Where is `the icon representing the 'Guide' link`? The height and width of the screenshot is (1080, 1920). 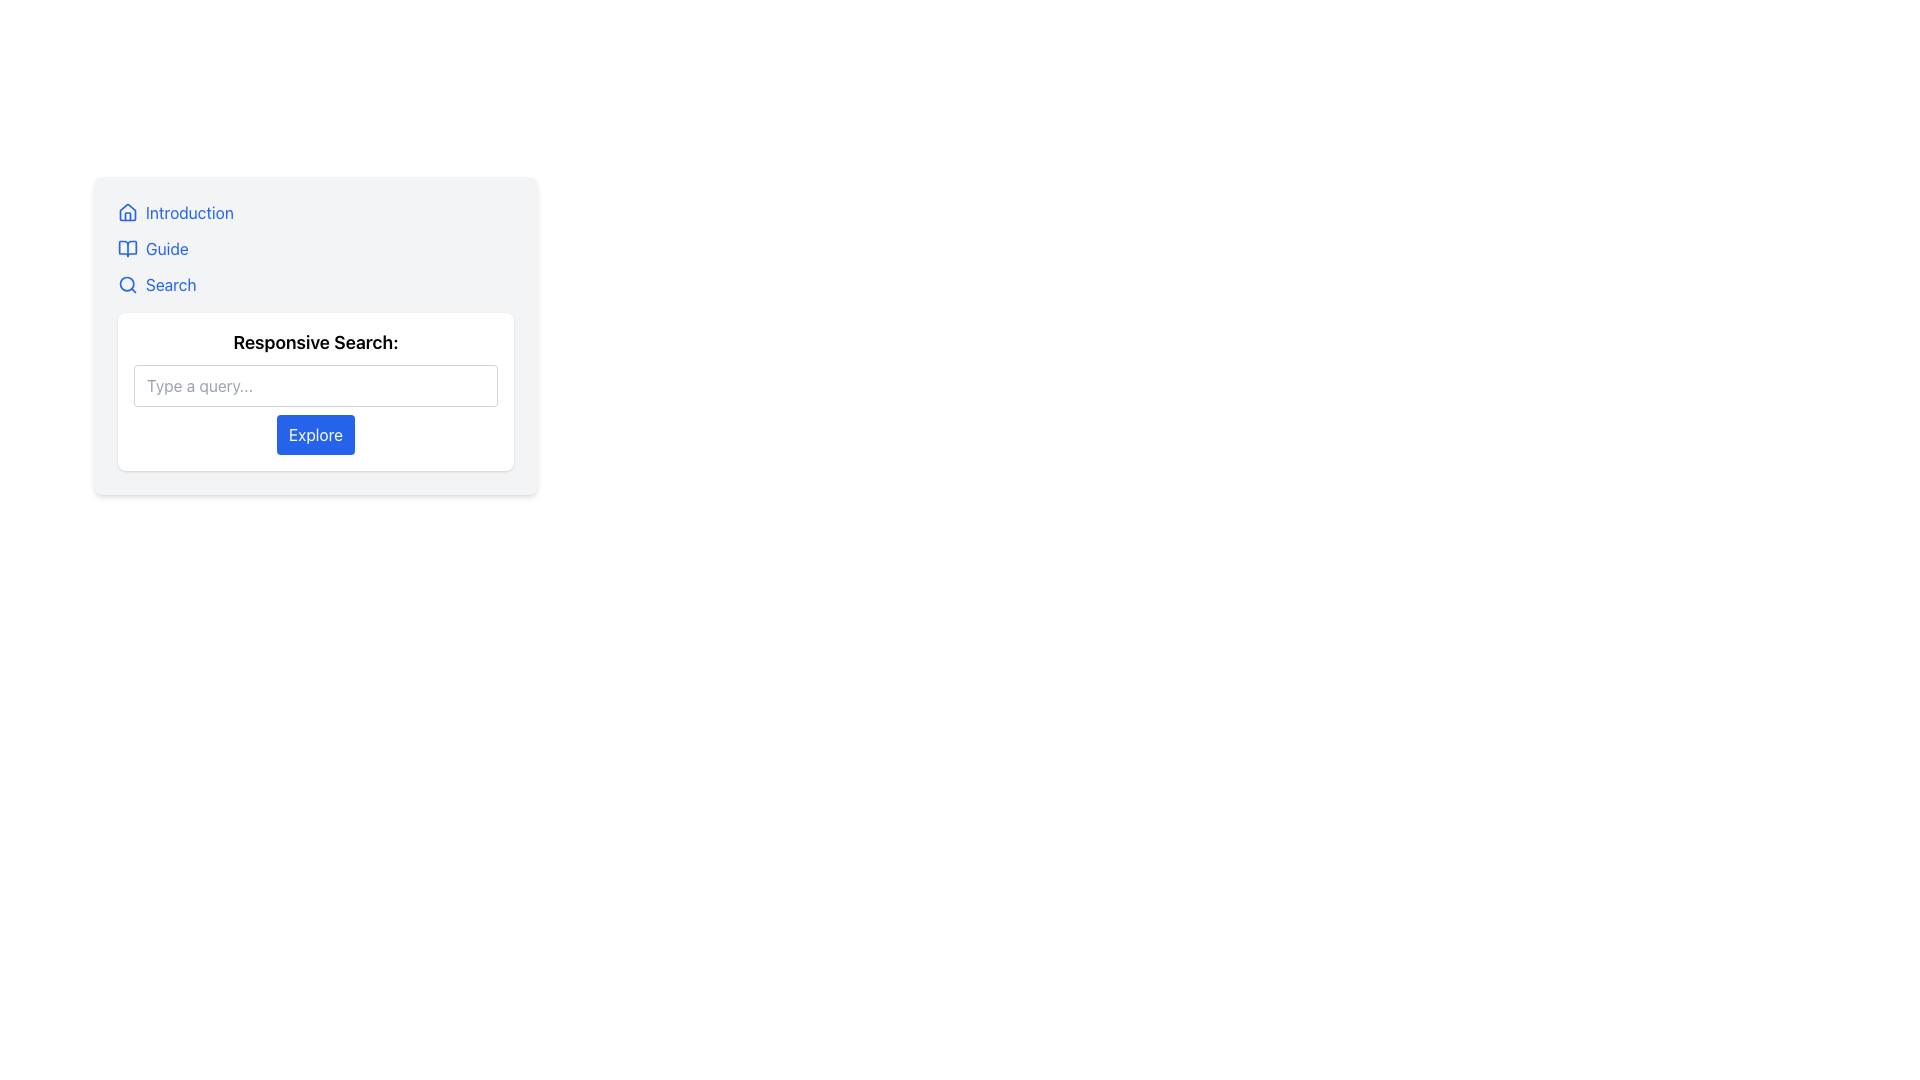
the icon representing the 'Guide' link is located at coordinates (127, 248).